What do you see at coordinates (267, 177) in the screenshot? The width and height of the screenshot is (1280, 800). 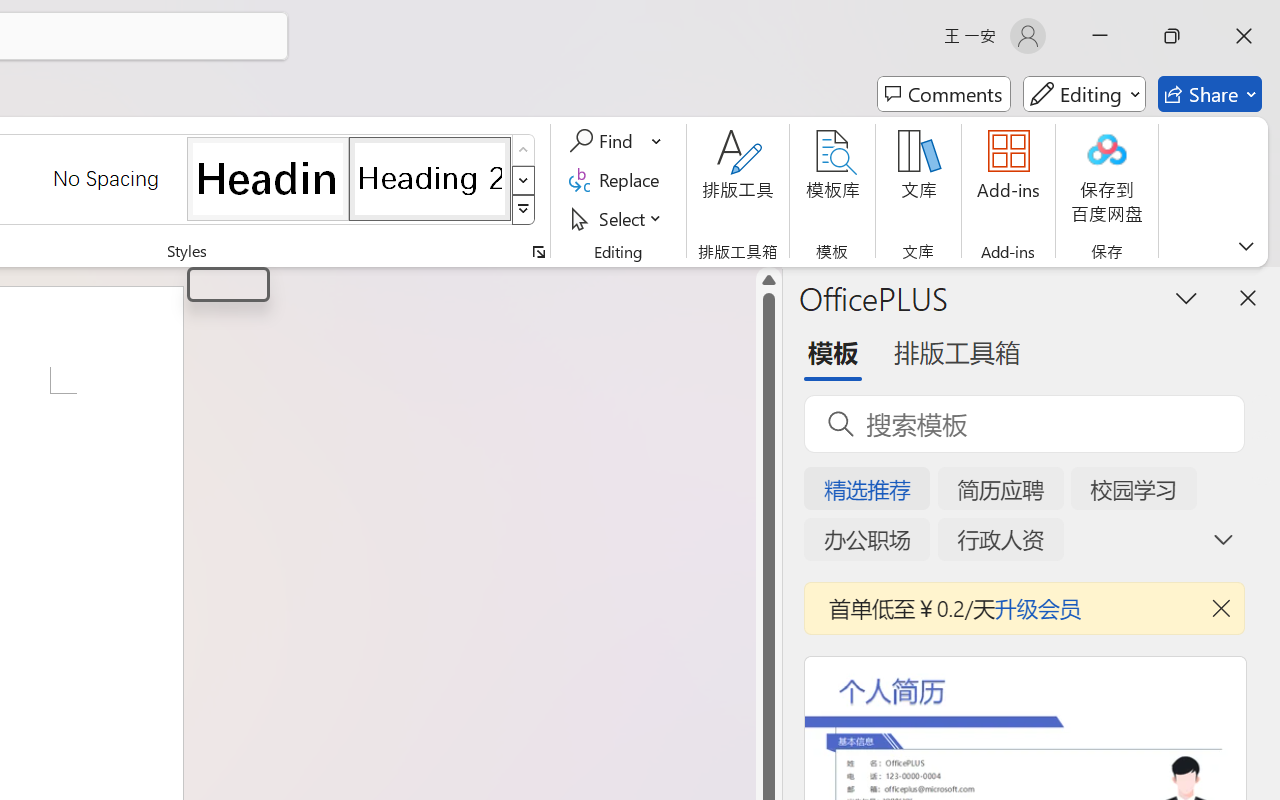 I see `'Heading 1'` at bounding box center [267, 177].